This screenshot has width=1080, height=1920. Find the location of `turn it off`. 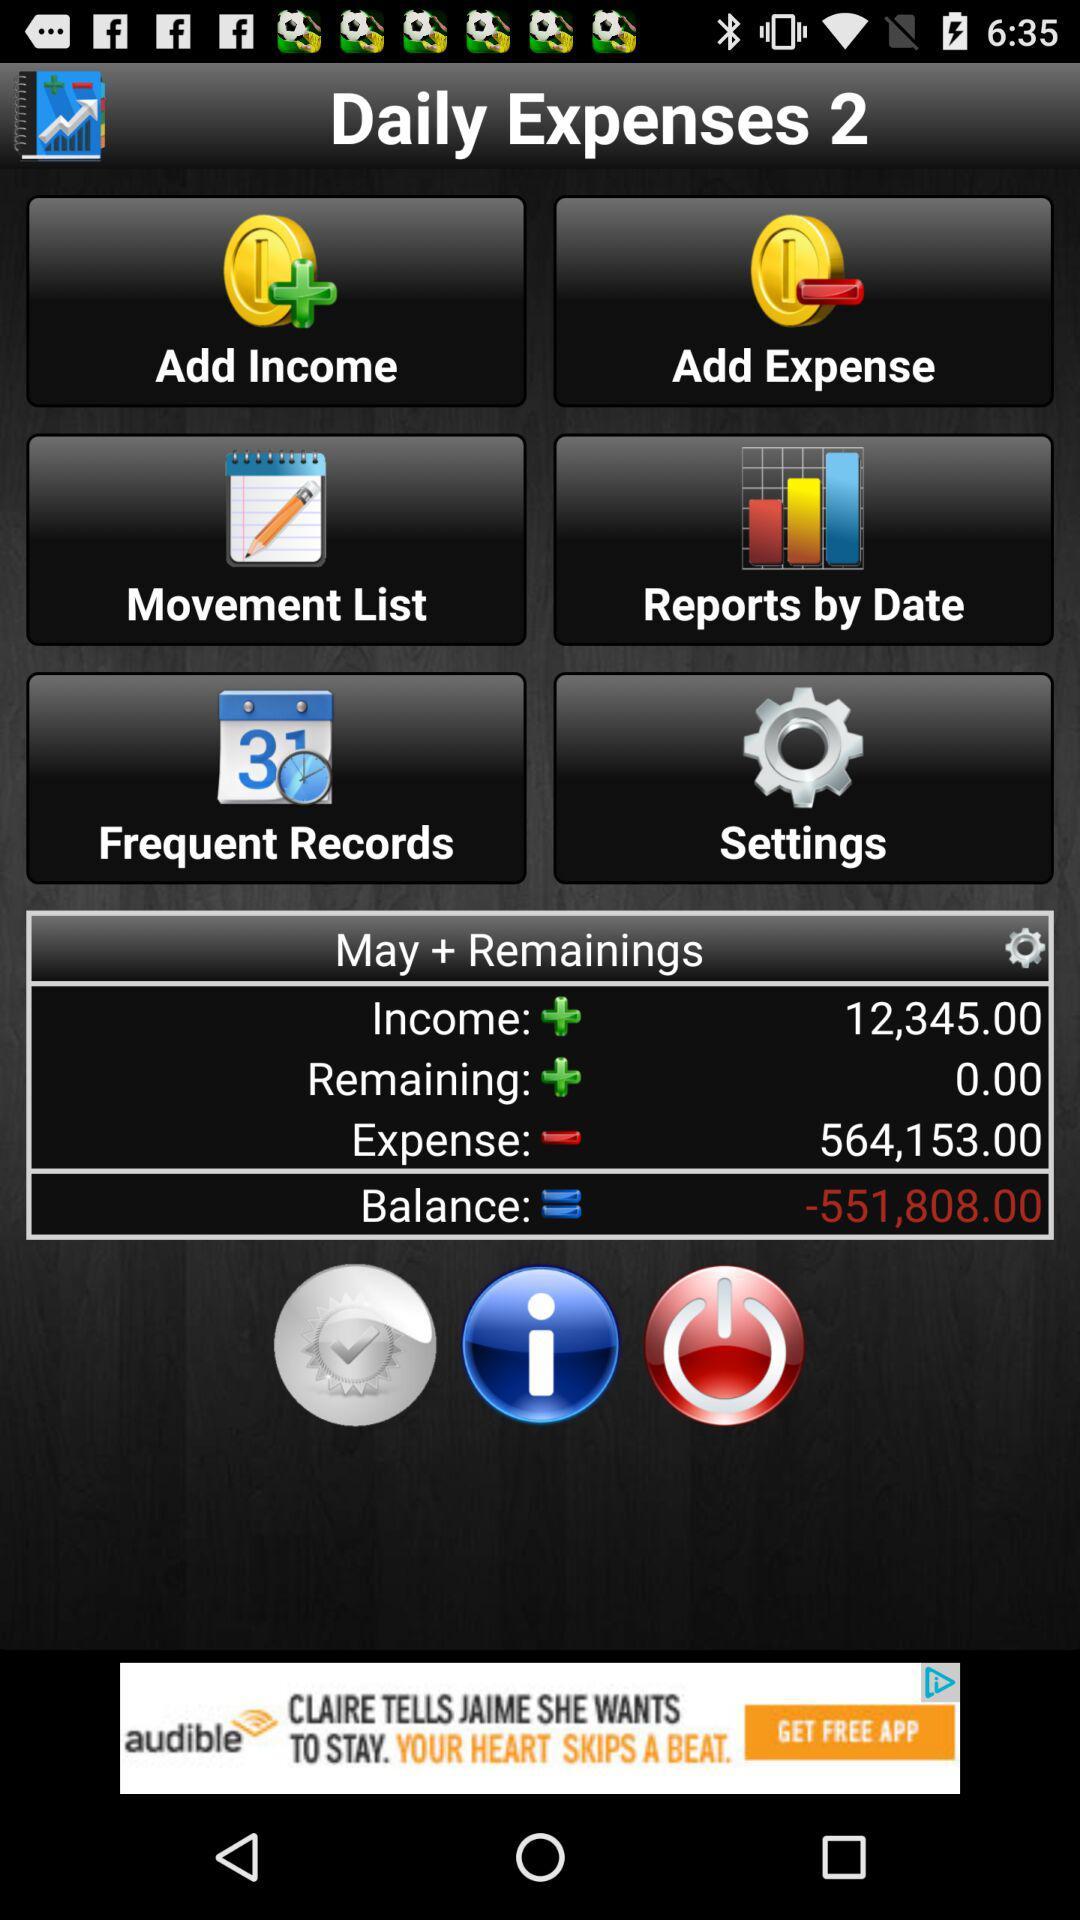

turn it off is located at coordinates (724, 1345).